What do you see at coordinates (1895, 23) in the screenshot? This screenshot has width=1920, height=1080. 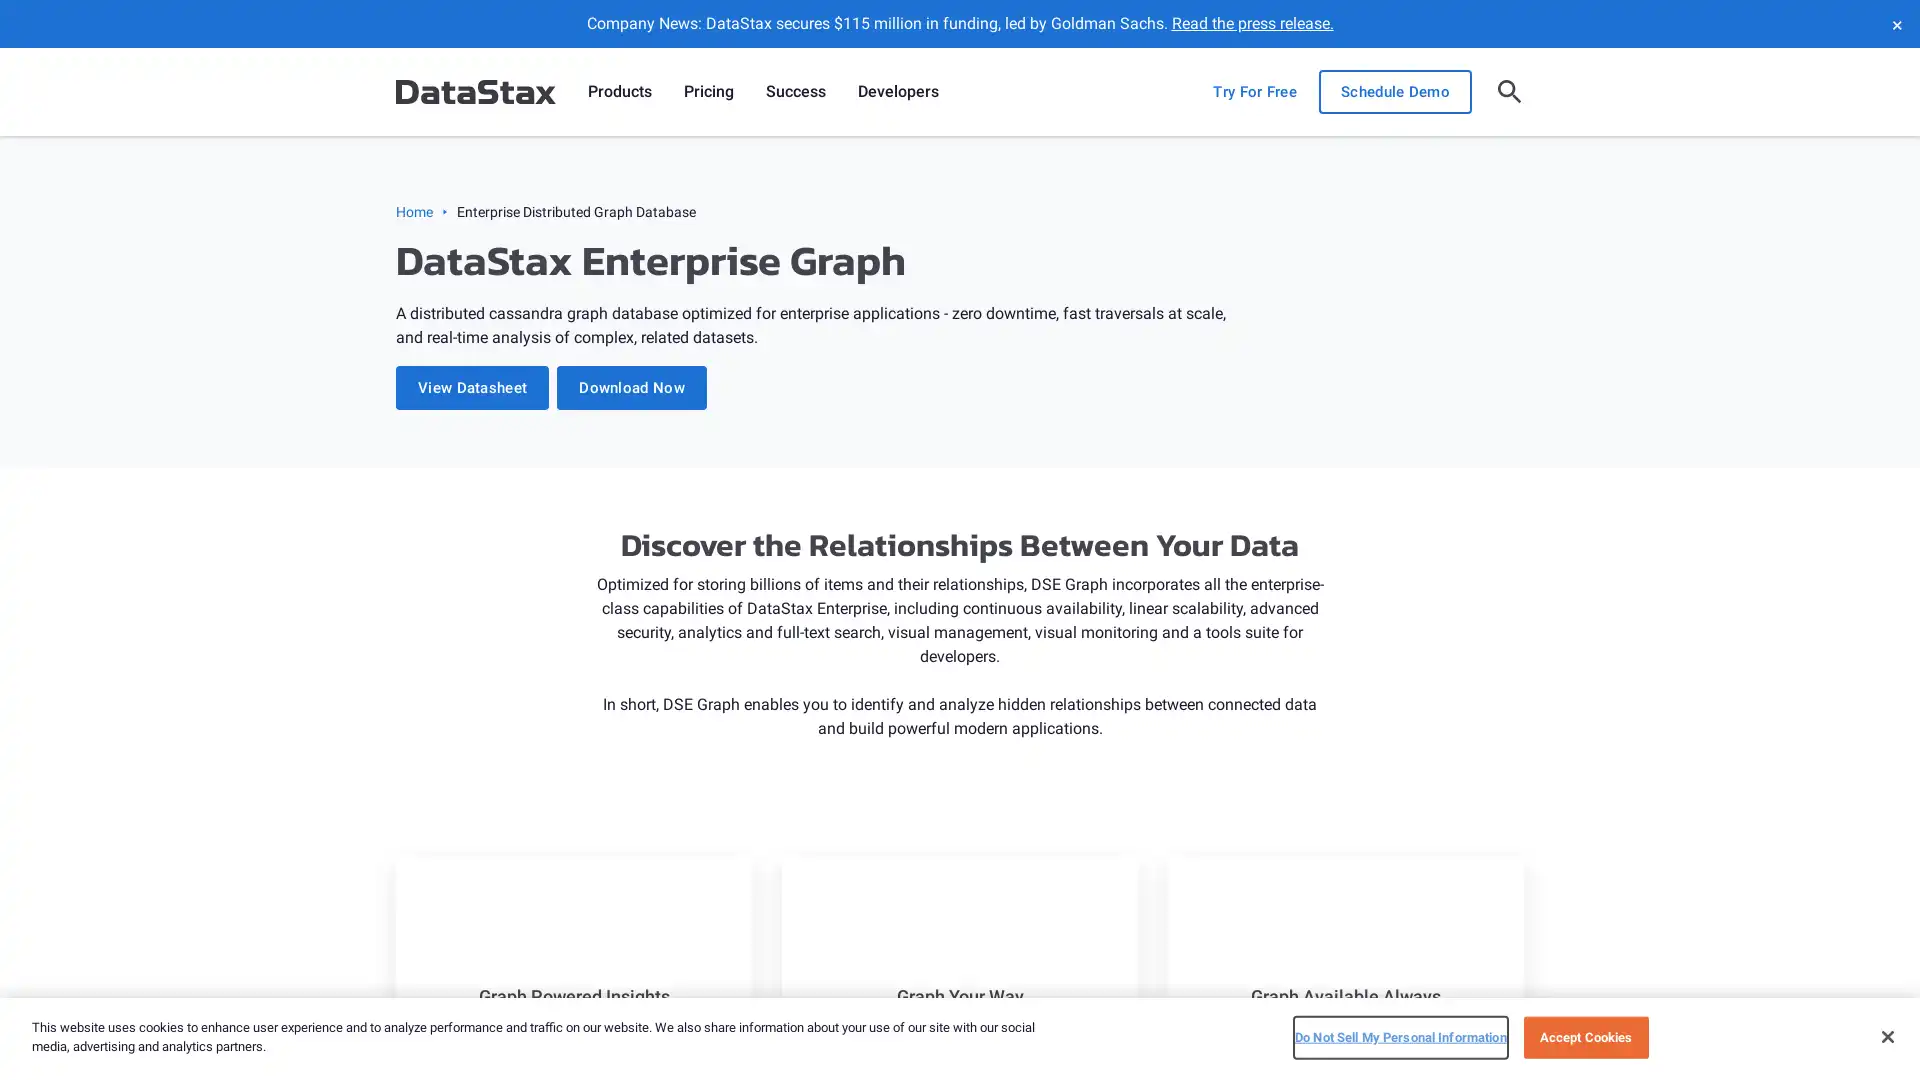 I see `Dismiss` at bounding box center [1895, 23].